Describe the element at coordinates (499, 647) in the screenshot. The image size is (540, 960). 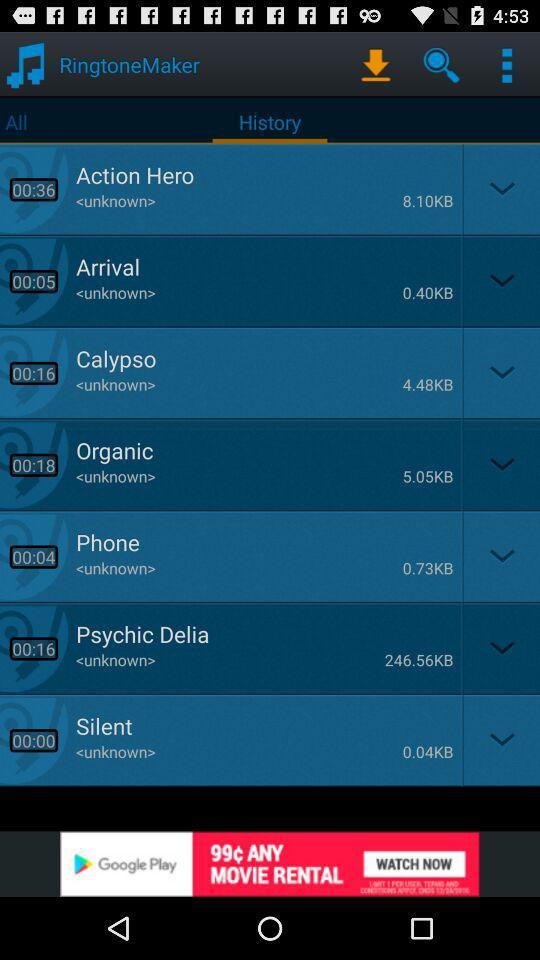
I see `the second drop down button from the bottom right side of the web page` at that location.